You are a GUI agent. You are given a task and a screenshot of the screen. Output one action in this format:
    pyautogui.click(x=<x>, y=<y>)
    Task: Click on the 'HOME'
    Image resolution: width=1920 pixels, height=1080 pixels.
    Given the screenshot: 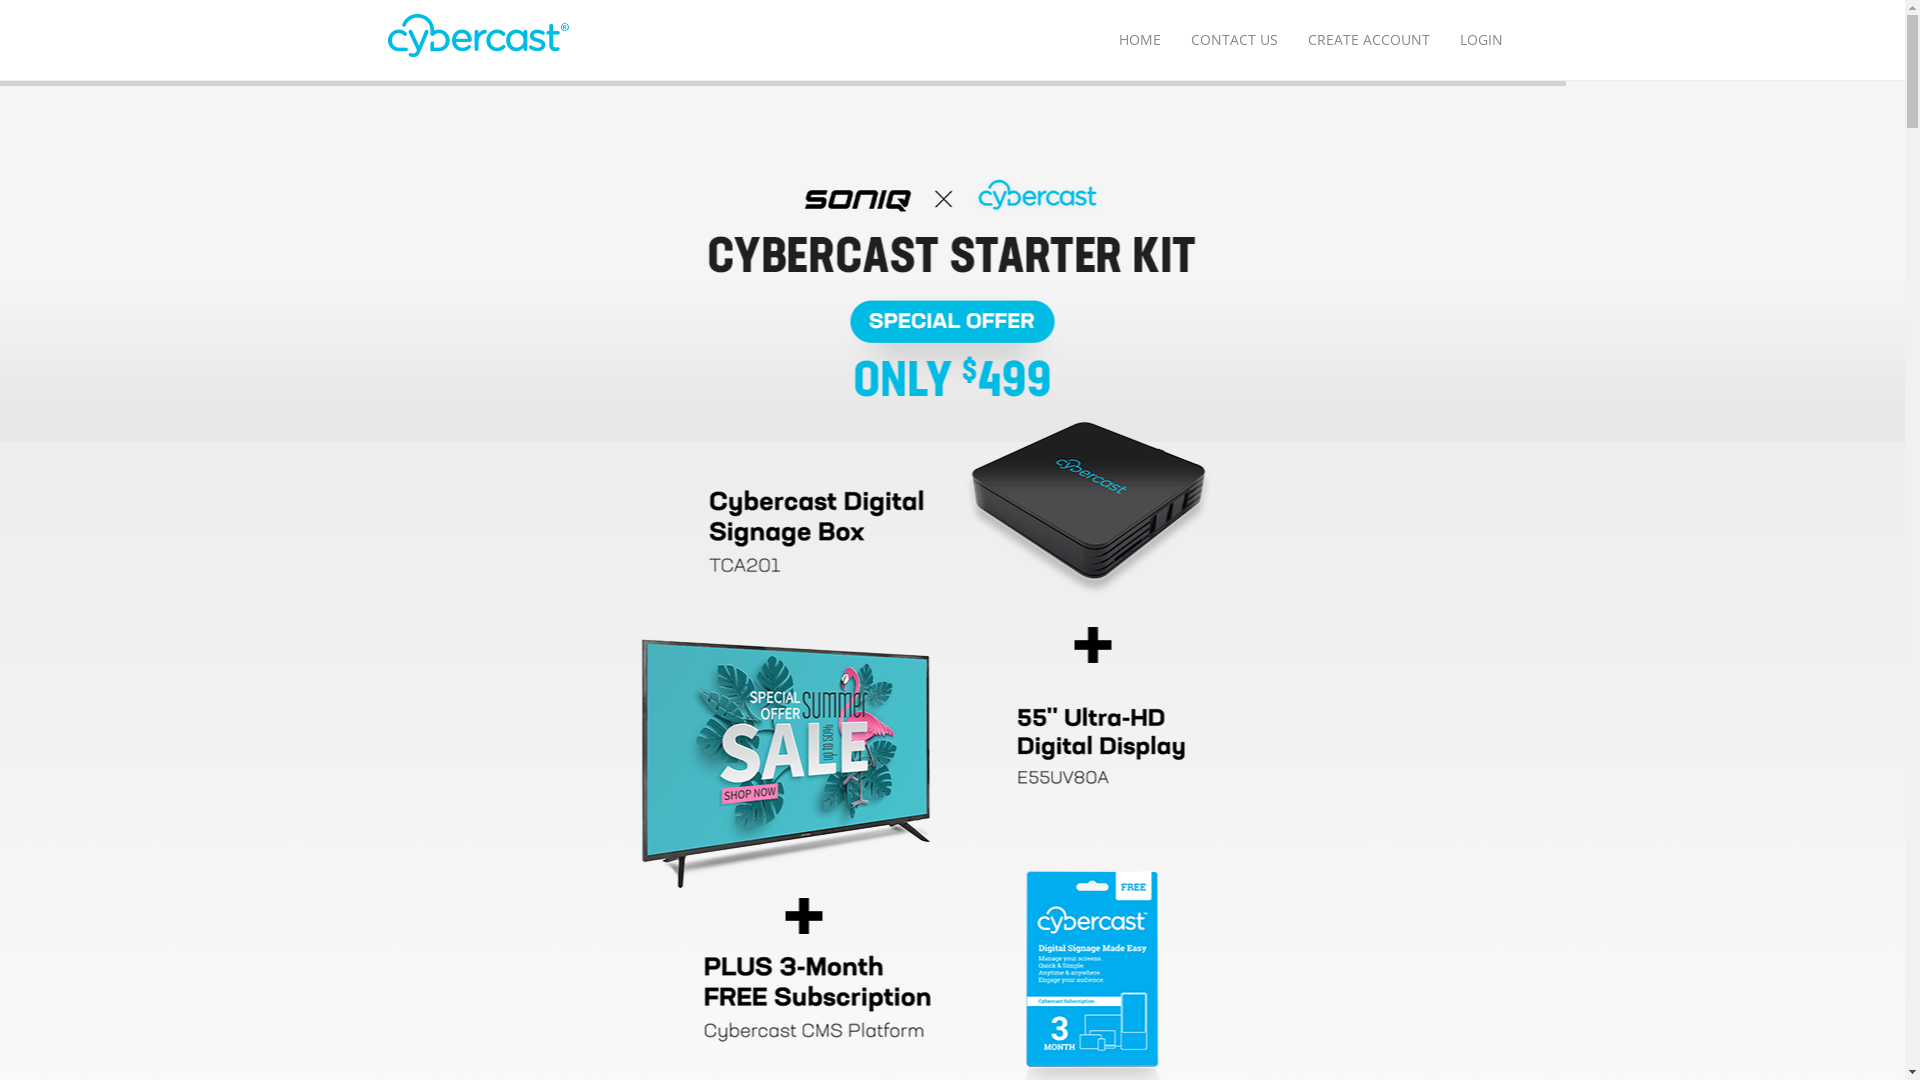 What is the action you would take?
    pyautogui.click(x=1140, y=39)
    